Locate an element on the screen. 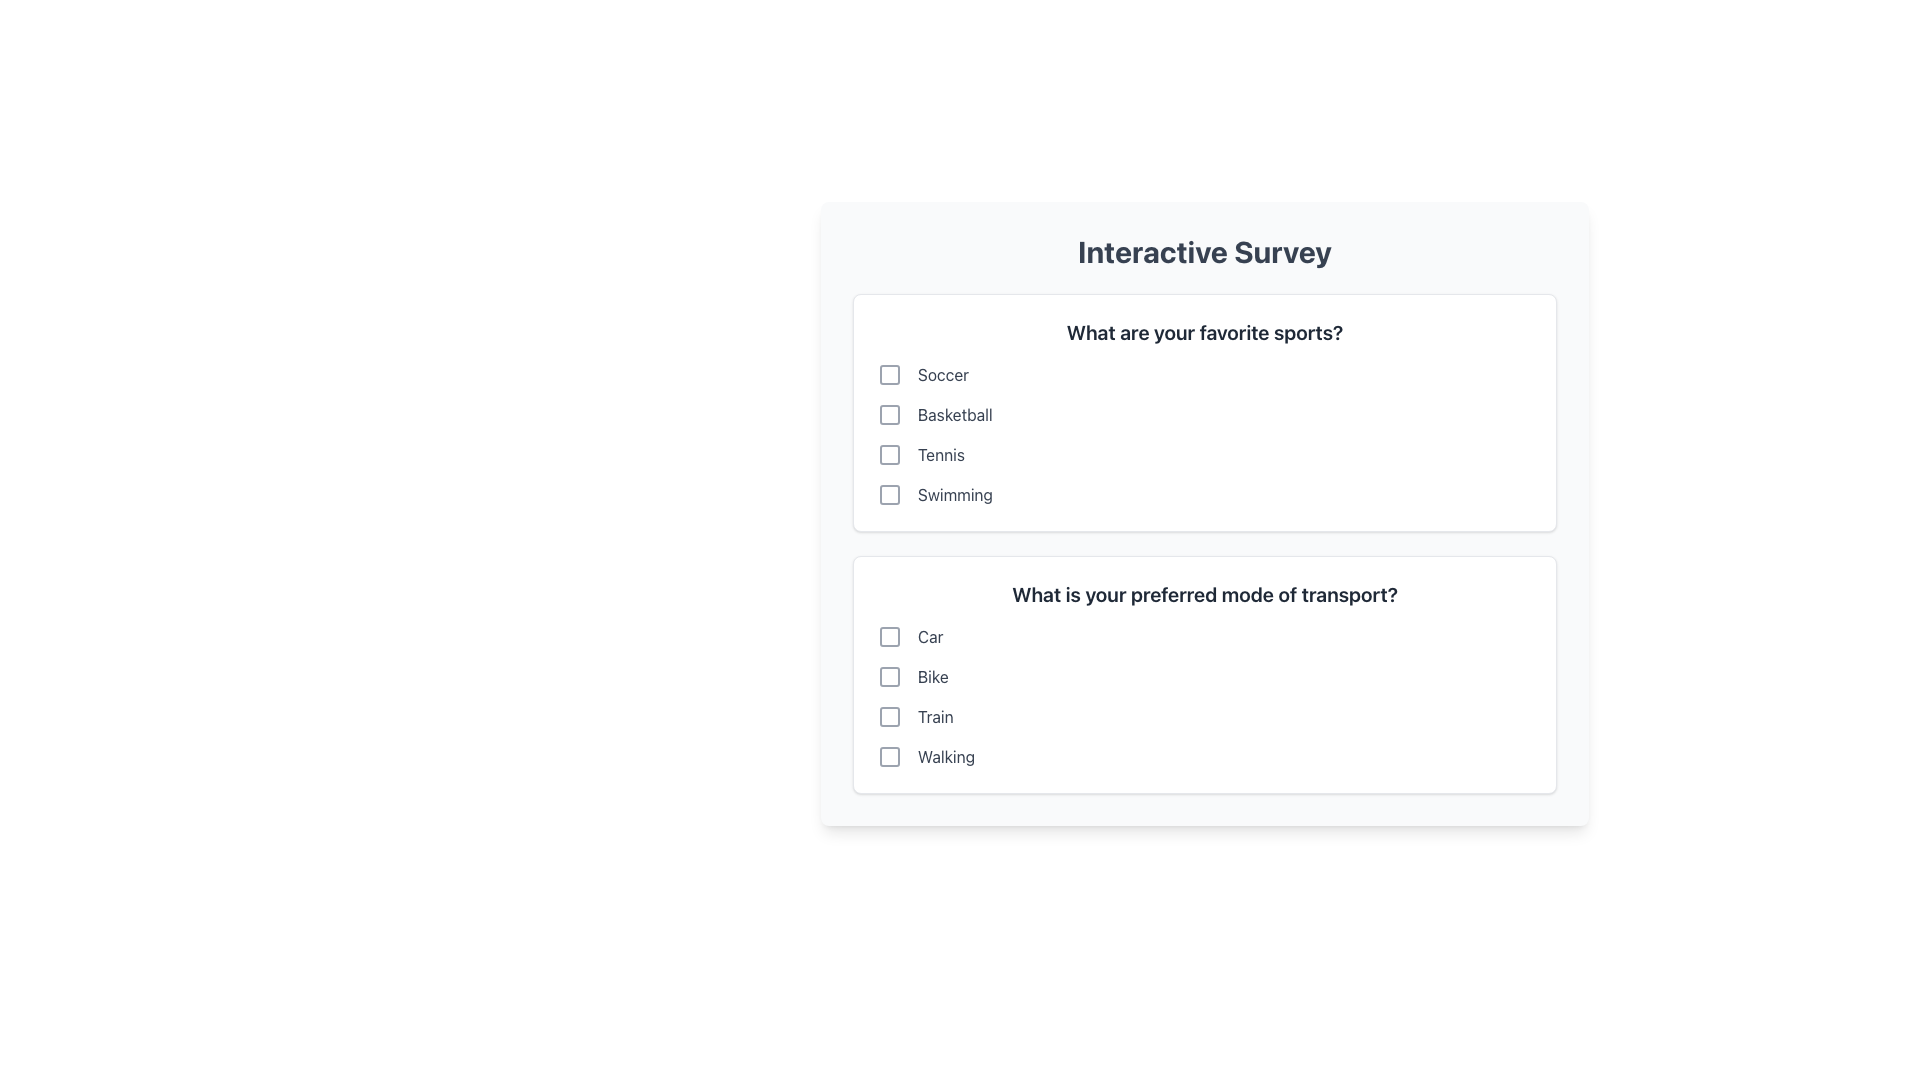 This screenshot has width=1920, height=1080. the text label reading 'Walking' which is styled in dark gray and located next to a checkbox in the survey form under the question 'What is your preferred mode of transport?' is located at coordinates (945, 756).